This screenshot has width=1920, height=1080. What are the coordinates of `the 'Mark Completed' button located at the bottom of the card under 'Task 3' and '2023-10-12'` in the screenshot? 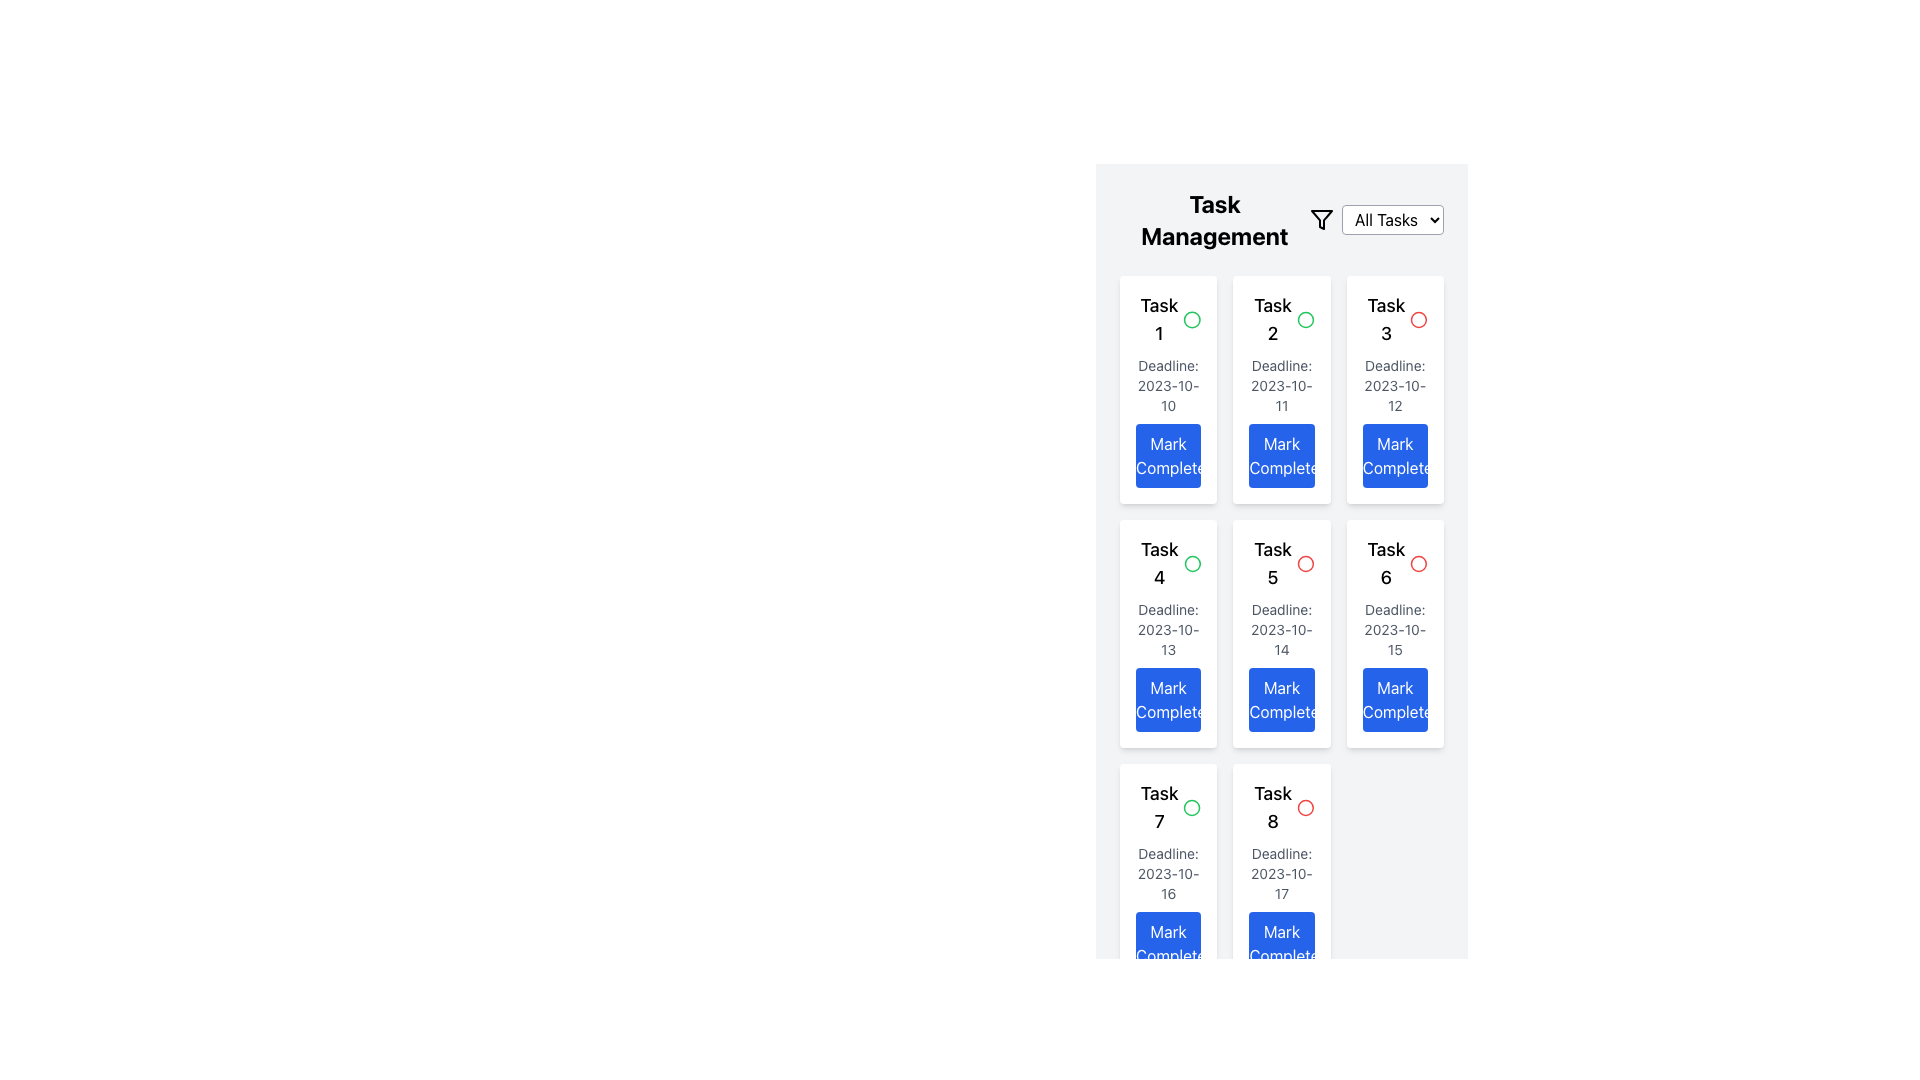 It's located at (1394, 455).